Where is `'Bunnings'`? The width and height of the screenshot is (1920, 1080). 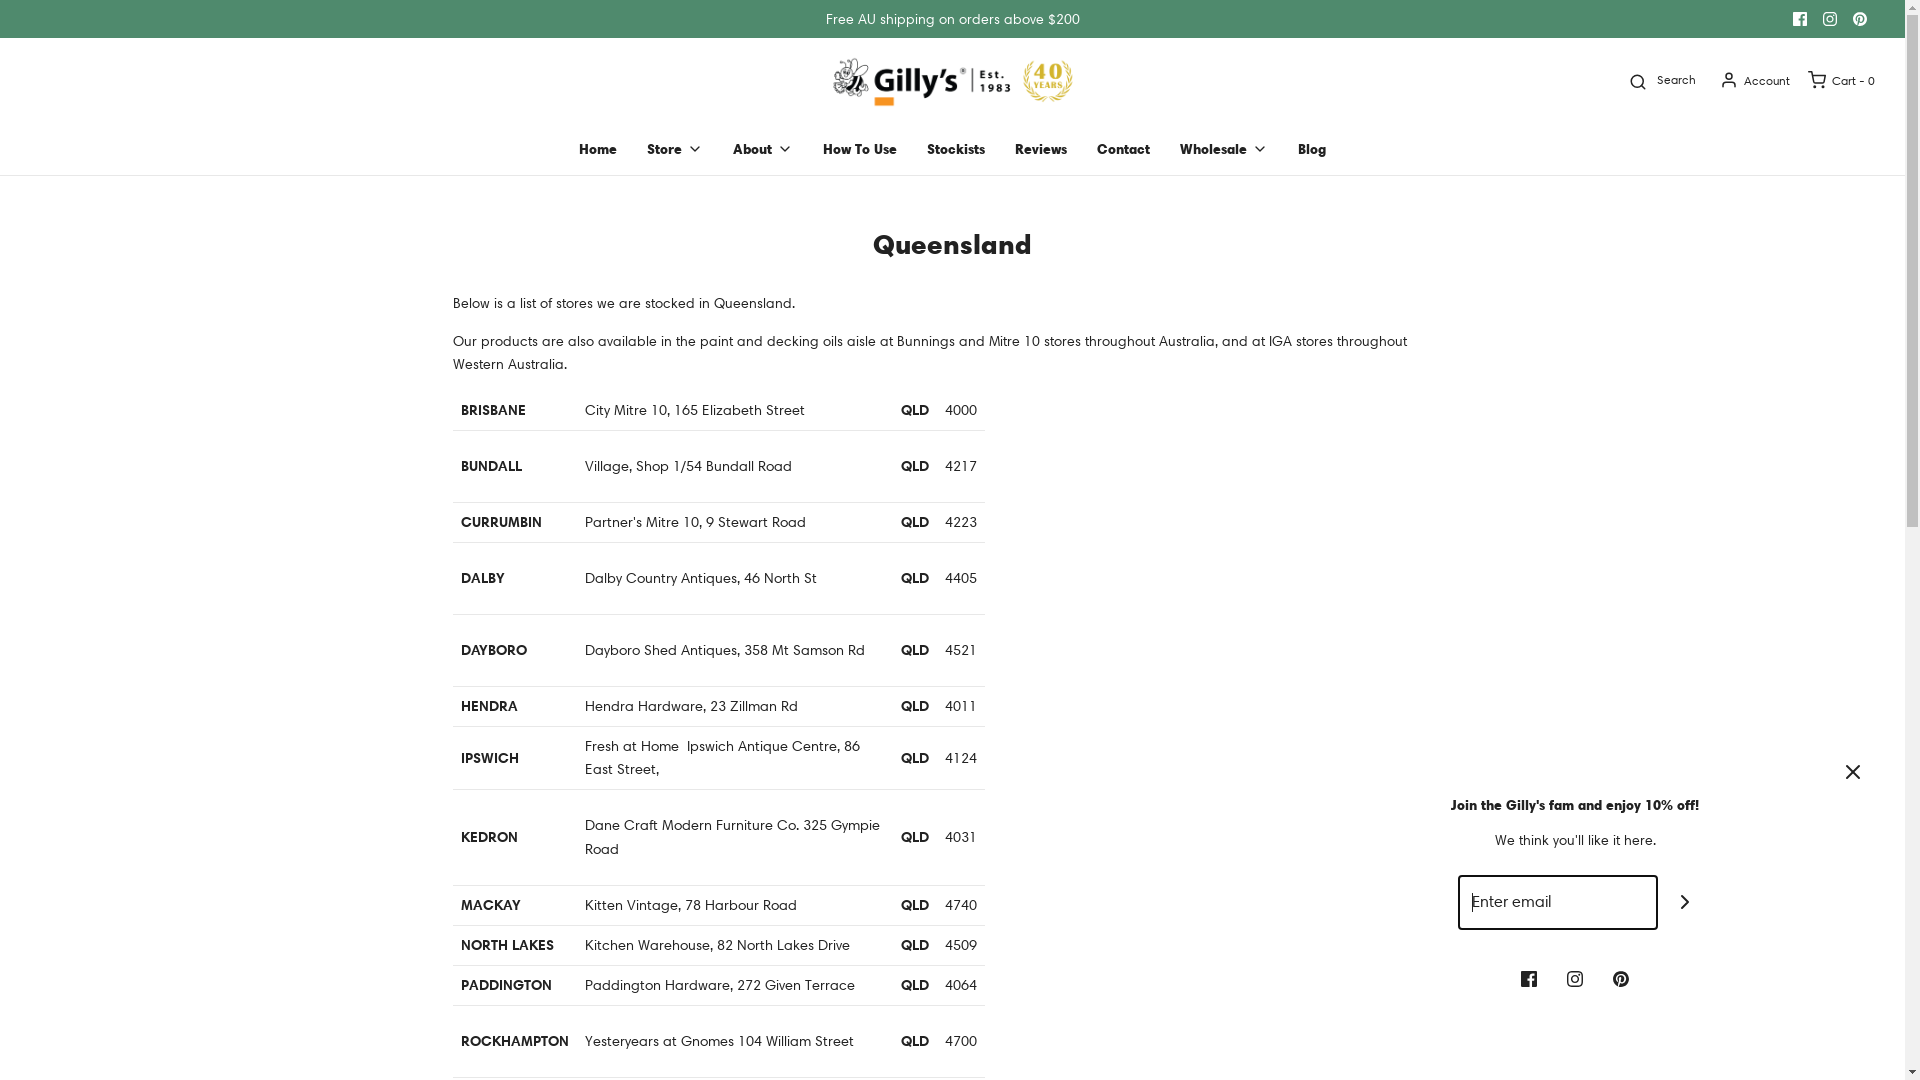
'Bunnings' is located at coordinates (924, 339).